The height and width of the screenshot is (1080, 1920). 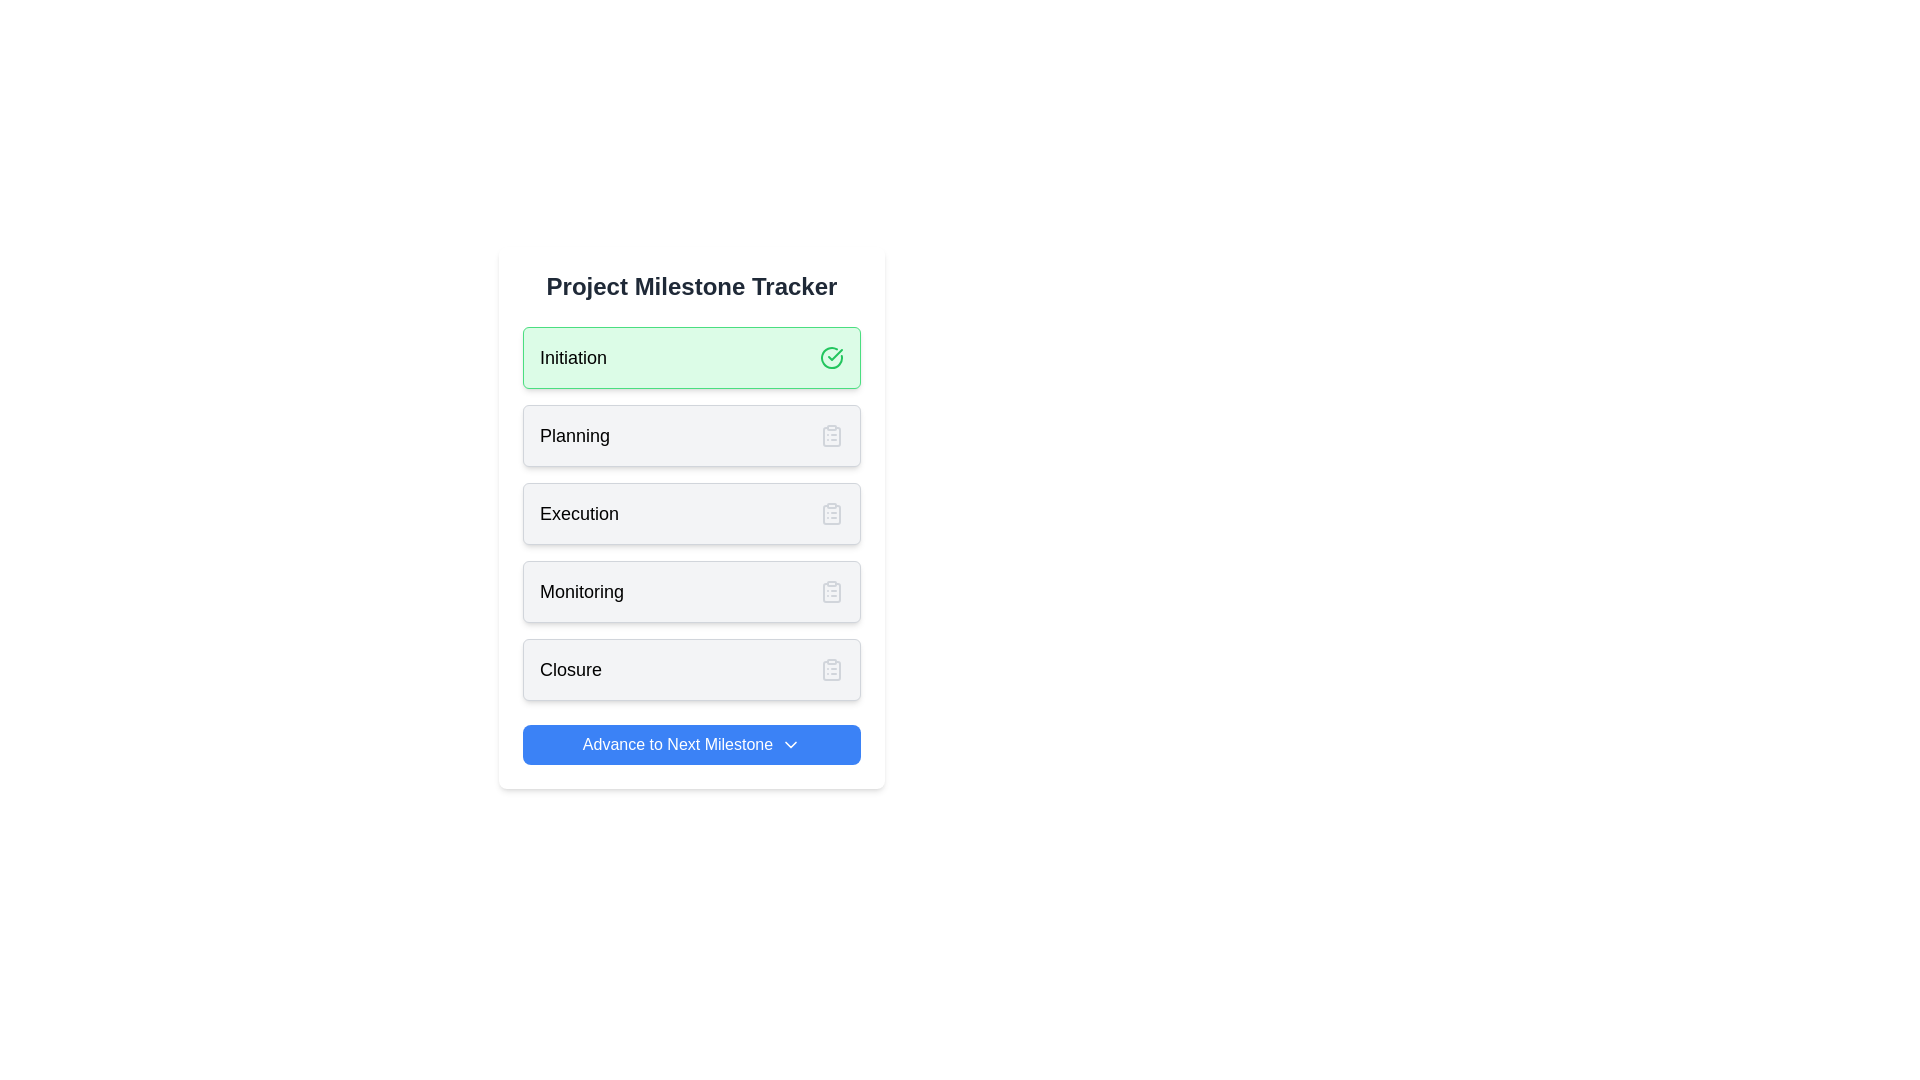 I want to click on the clipboard icon that signifies the 'Monitoring' milestone, which is the third clipboard icon in a vertical sequence, so click(x=831, y=592).